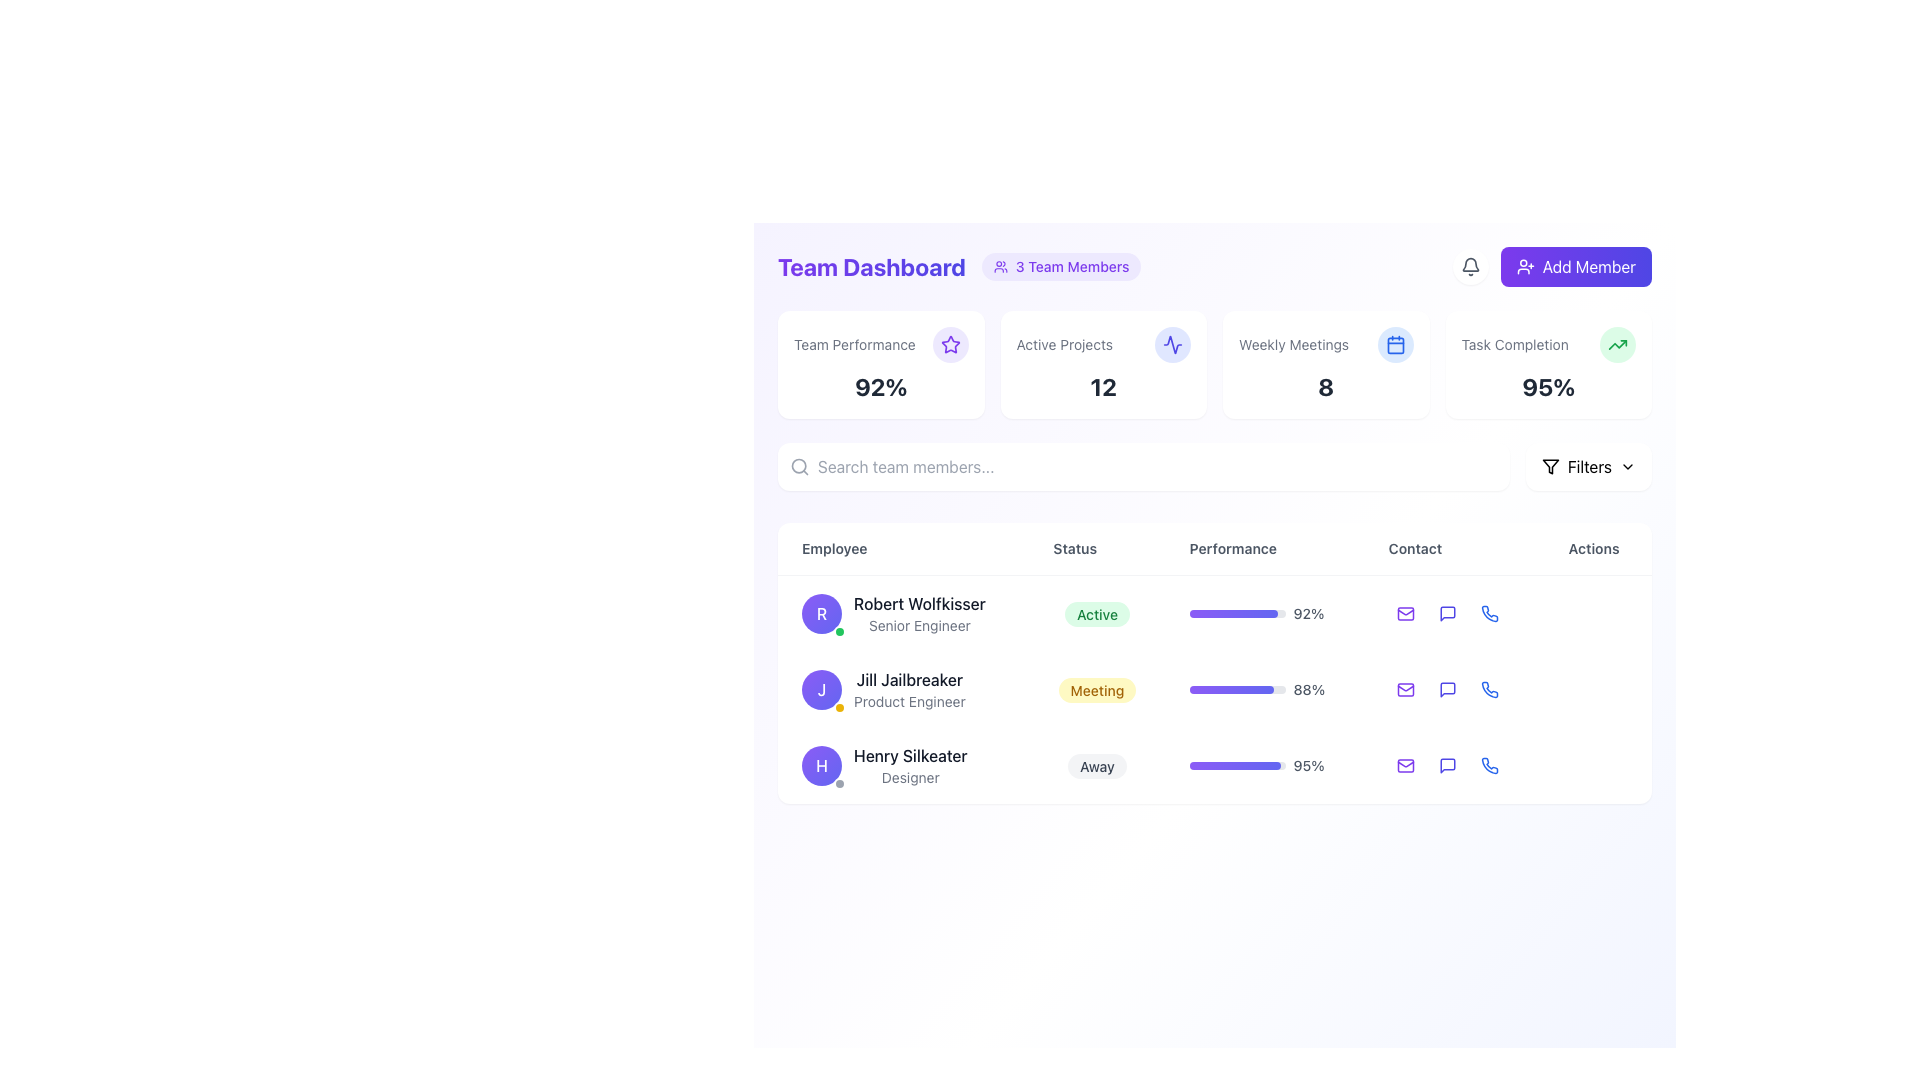 Image resolution: width=1920 pixels, height=1080 pixels. Describe the element at coordinates (1264, 765) in the screenshot. I see `the value of the progress bar indicating a performance measure of 95% for Henry Silkeater in the employee status table` at that location.